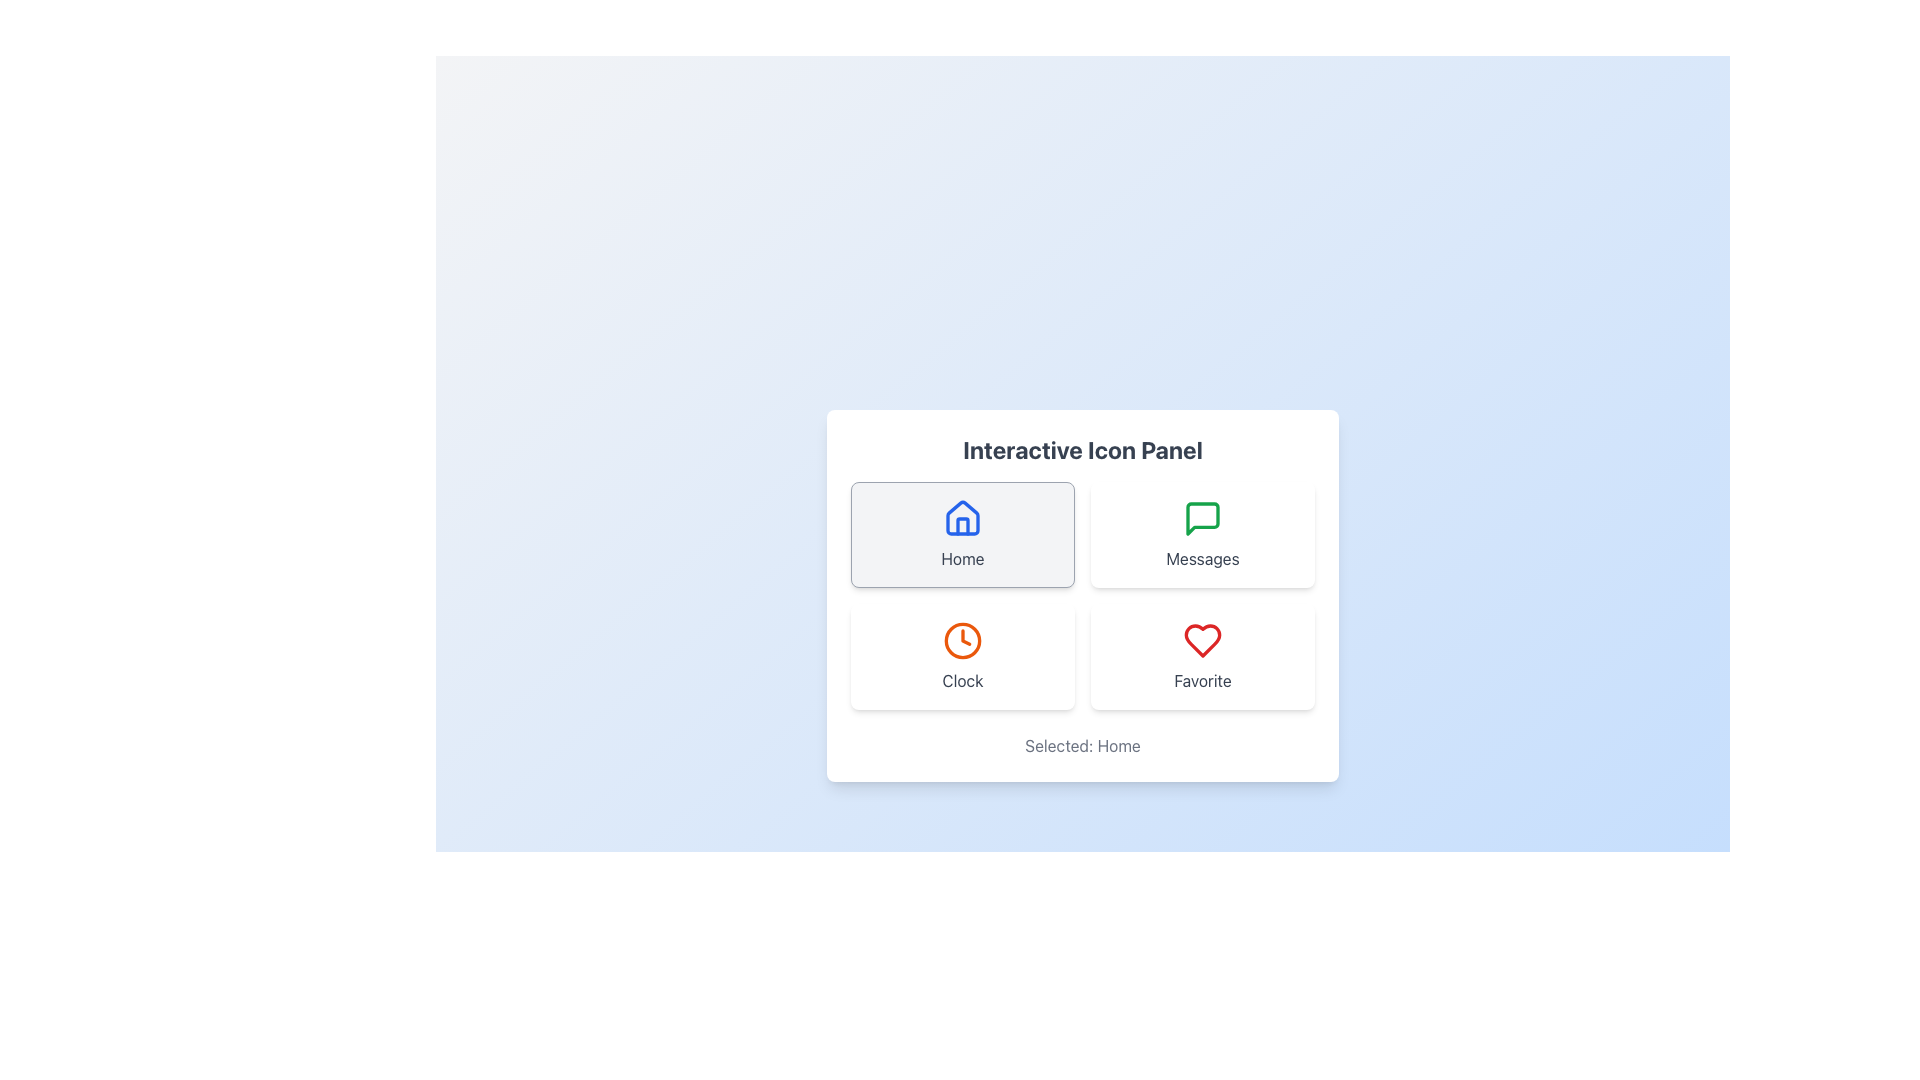  I want to click on the 'Home' button with a blue house icon located in the top-left of the 'Interactive Icon Panel', so click(963, 534).